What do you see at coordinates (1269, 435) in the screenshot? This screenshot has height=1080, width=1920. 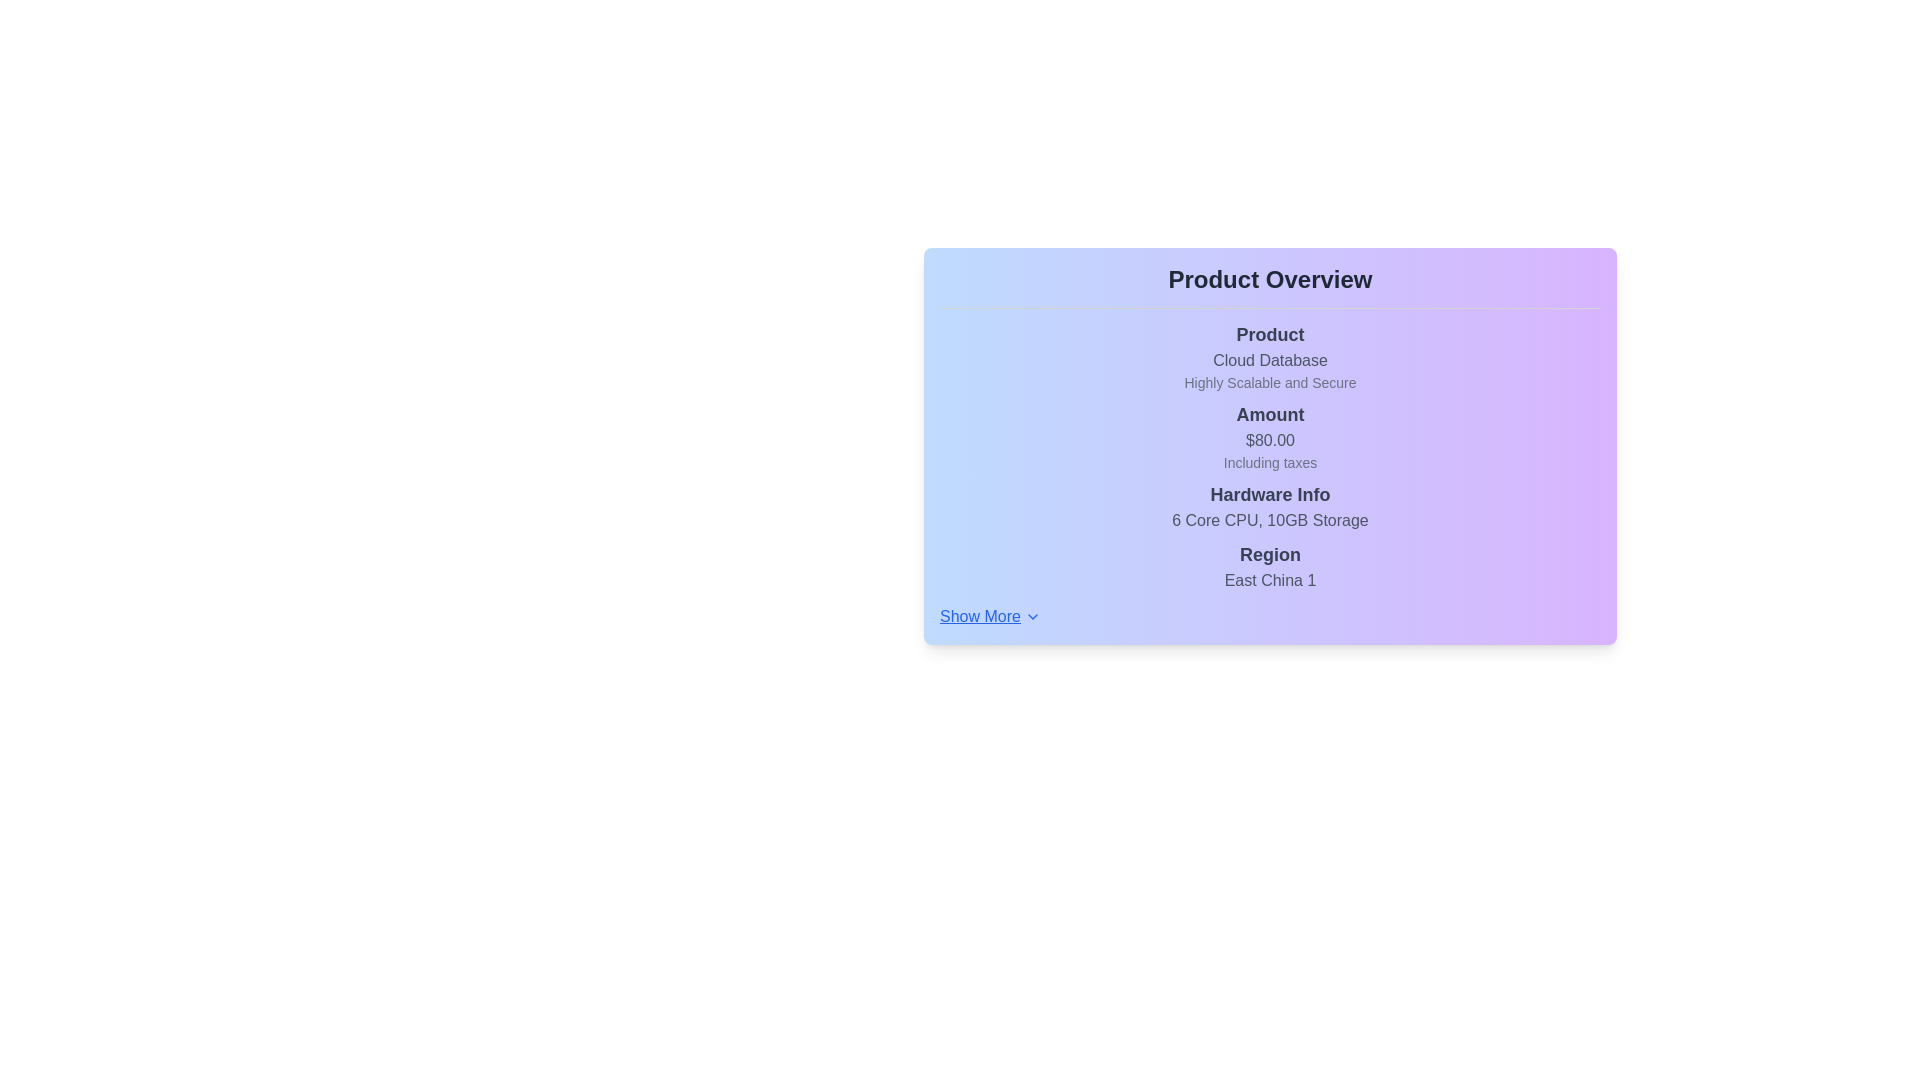 I see `the informational text block displaying the product price, which is located in the third section of the 'Product Overview' card, between the 'Product' and 'Hardware Info' sections` at bounding box center [1269, 435].